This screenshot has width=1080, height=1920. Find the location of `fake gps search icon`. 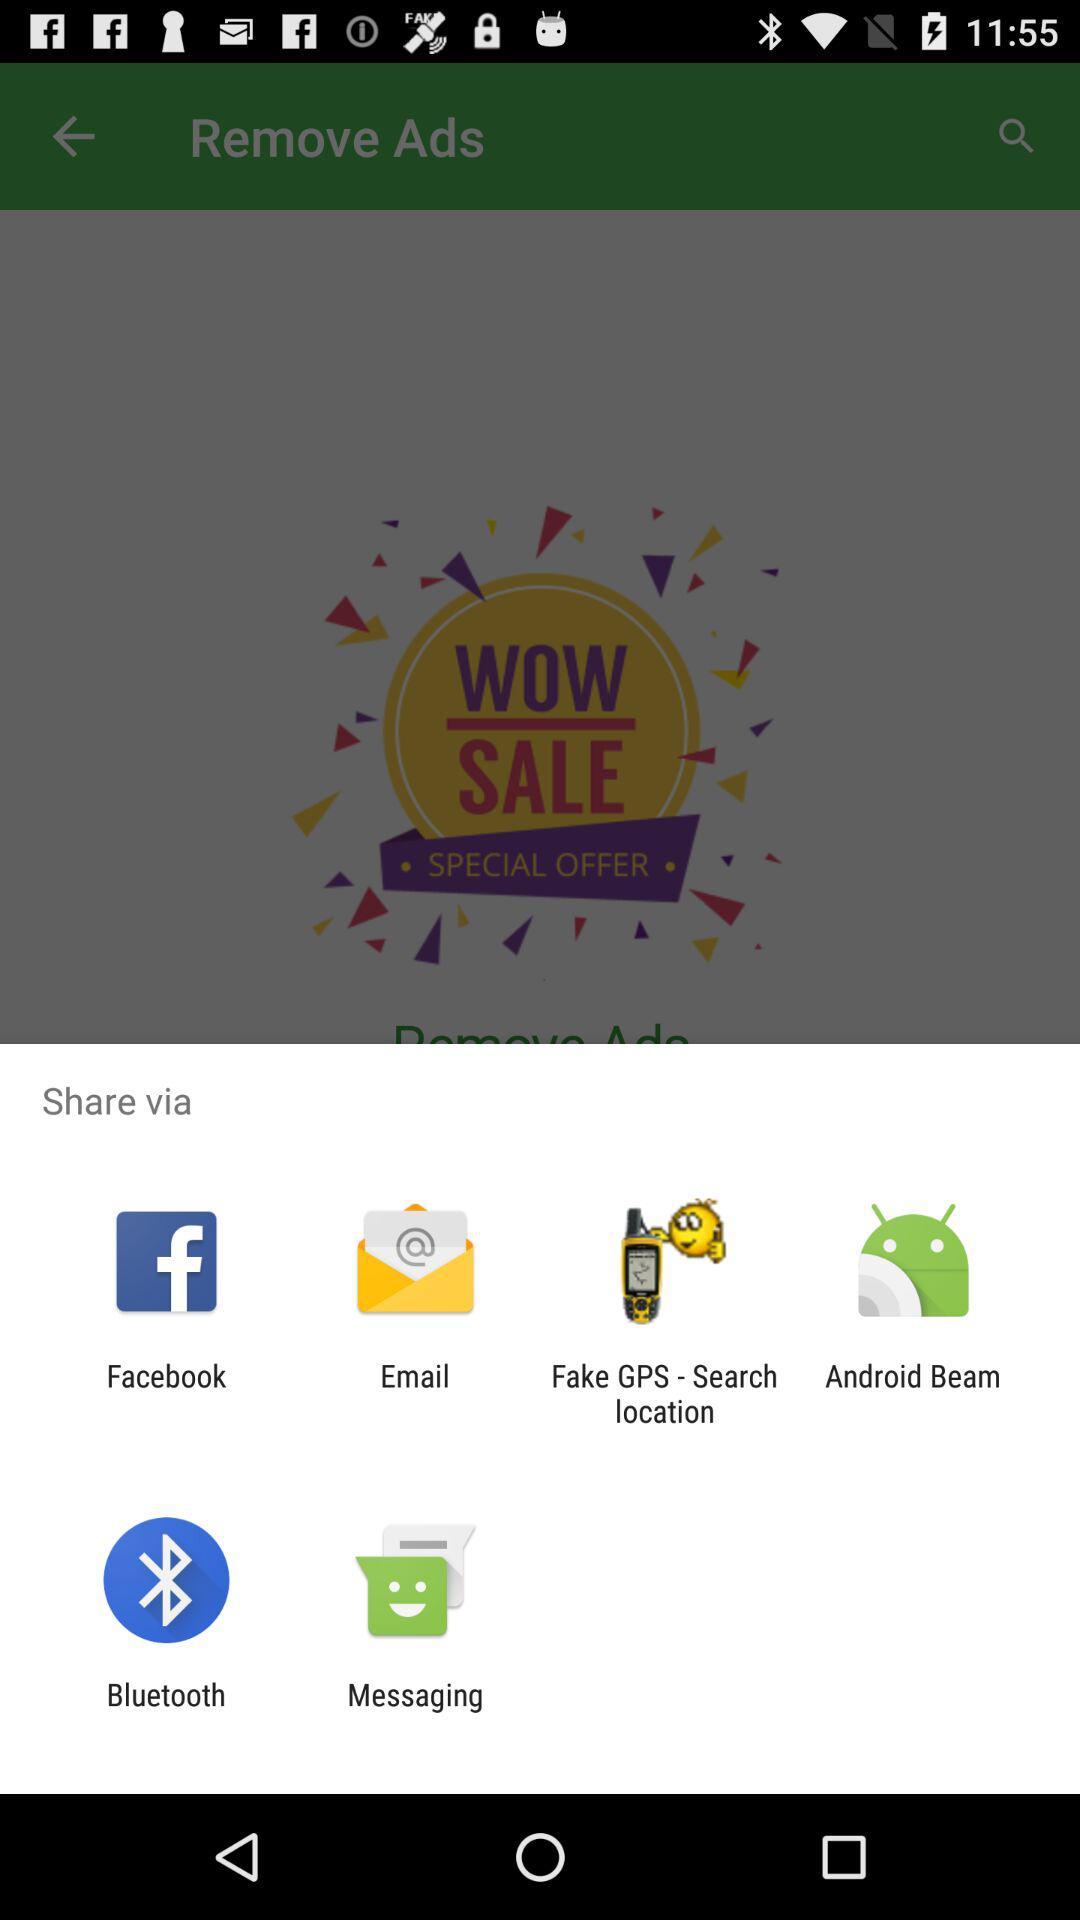

fake gps search icon is located at coordinates (664, 1392).